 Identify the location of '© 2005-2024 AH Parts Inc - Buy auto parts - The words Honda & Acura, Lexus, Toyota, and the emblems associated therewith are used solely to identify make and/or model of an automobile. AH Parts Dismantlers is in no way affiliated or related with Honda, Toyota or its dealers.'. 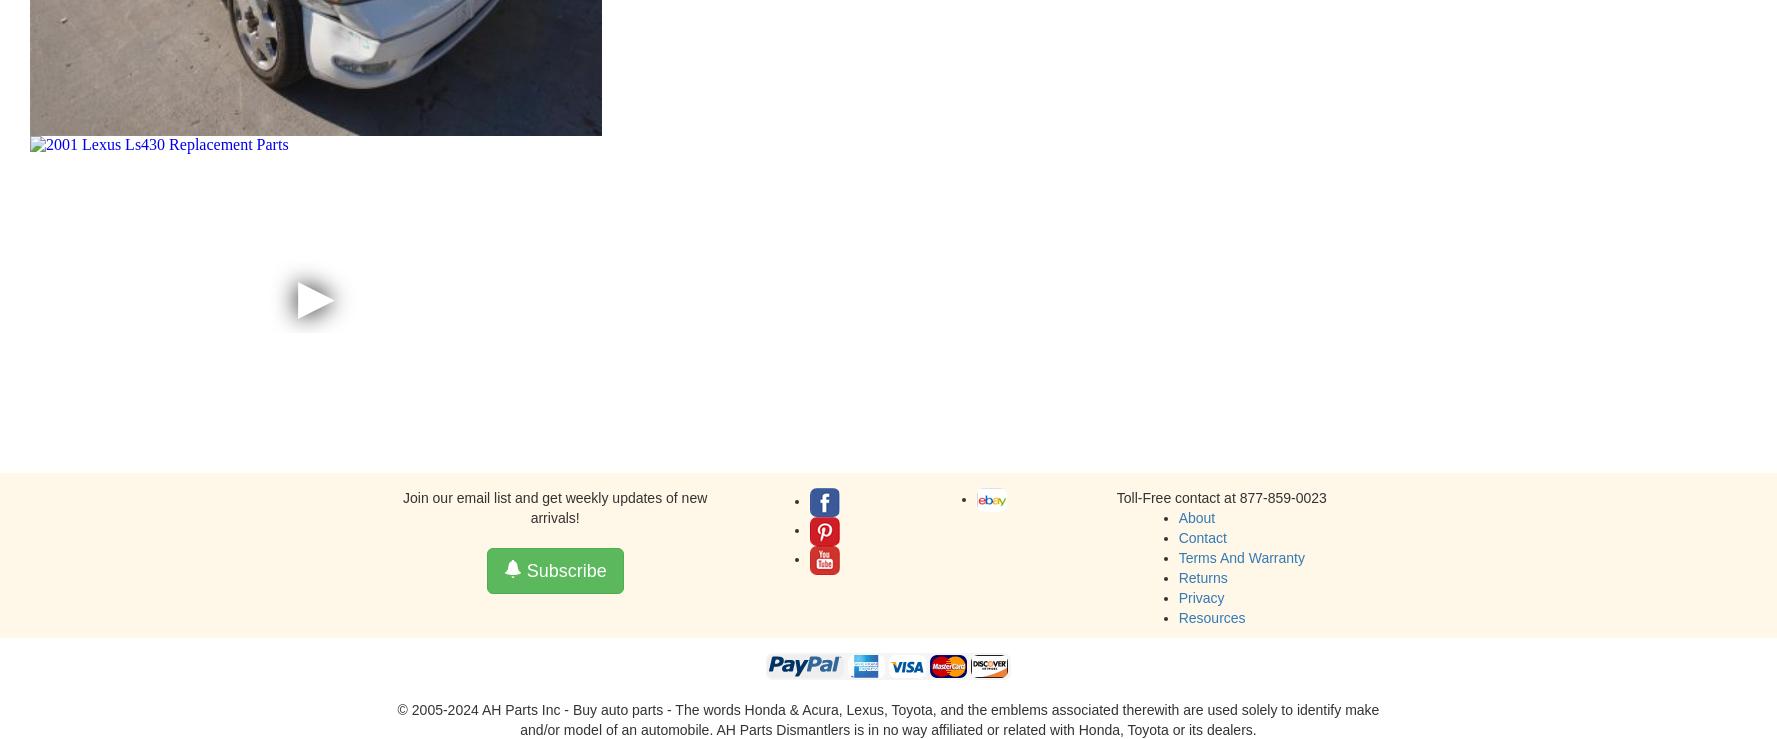
(886, 720).